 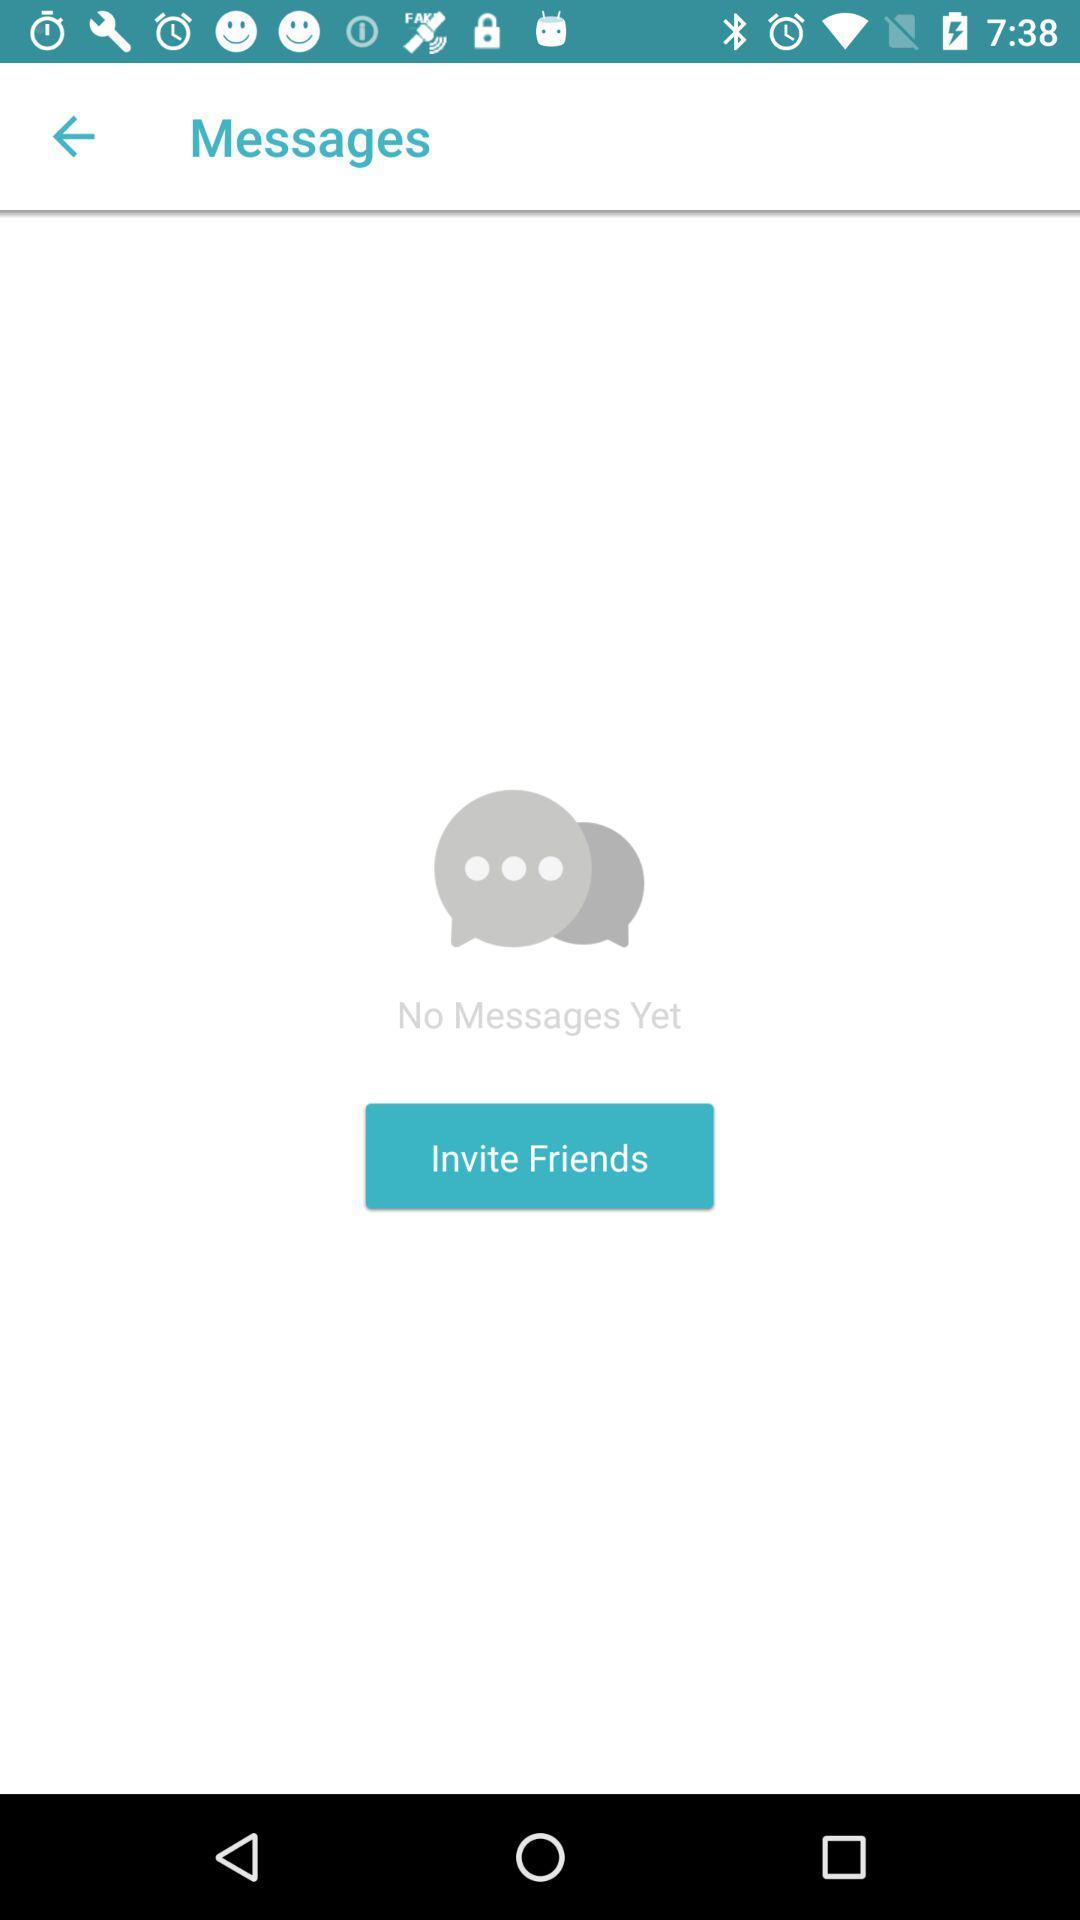 What do you see at coordinates (538, 1157) in the screenshot?
I see `the invite friends icon` at bounding box center [538, 1157].